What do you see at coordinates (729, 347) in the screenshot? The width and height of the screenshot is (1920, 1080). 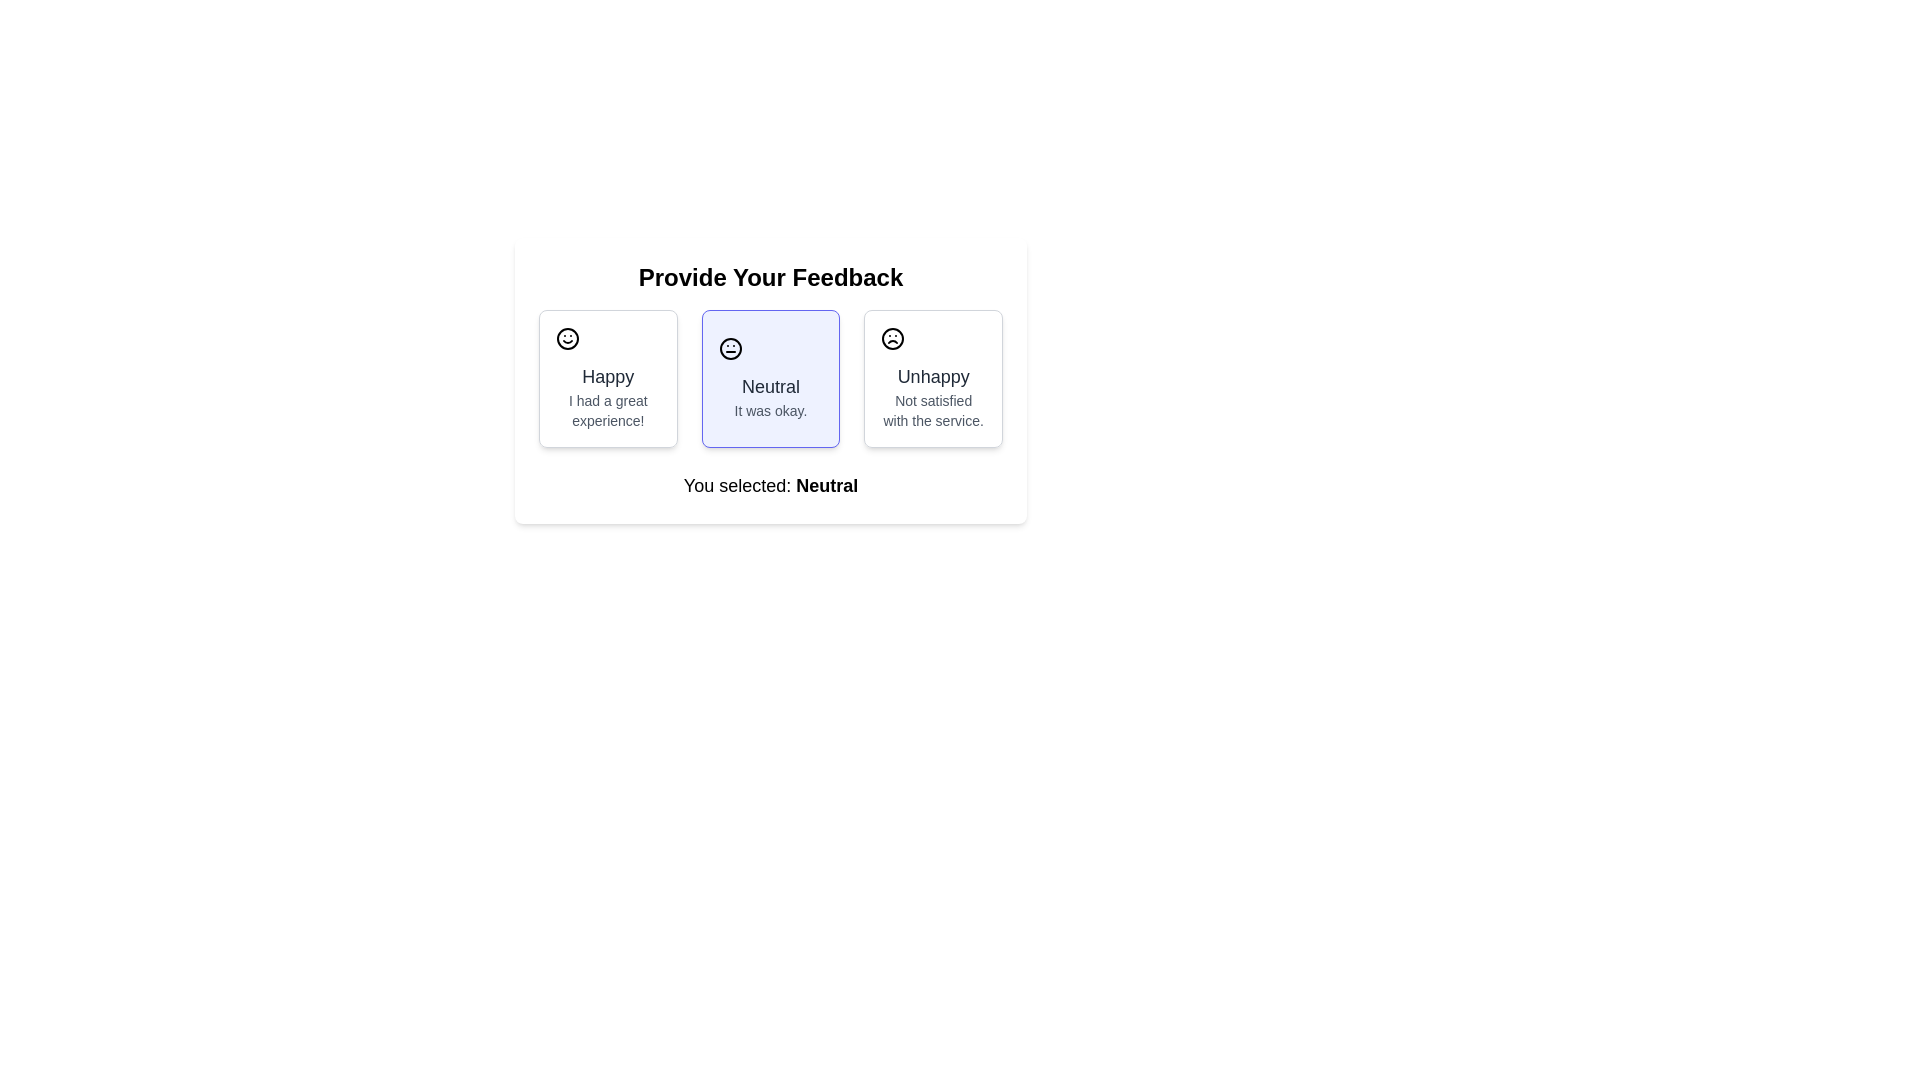 I see `the circular icon representing the 'Neutral' mood selection in the feedback form, located in the center of the feedback options row` at bounding box center [729, 347].